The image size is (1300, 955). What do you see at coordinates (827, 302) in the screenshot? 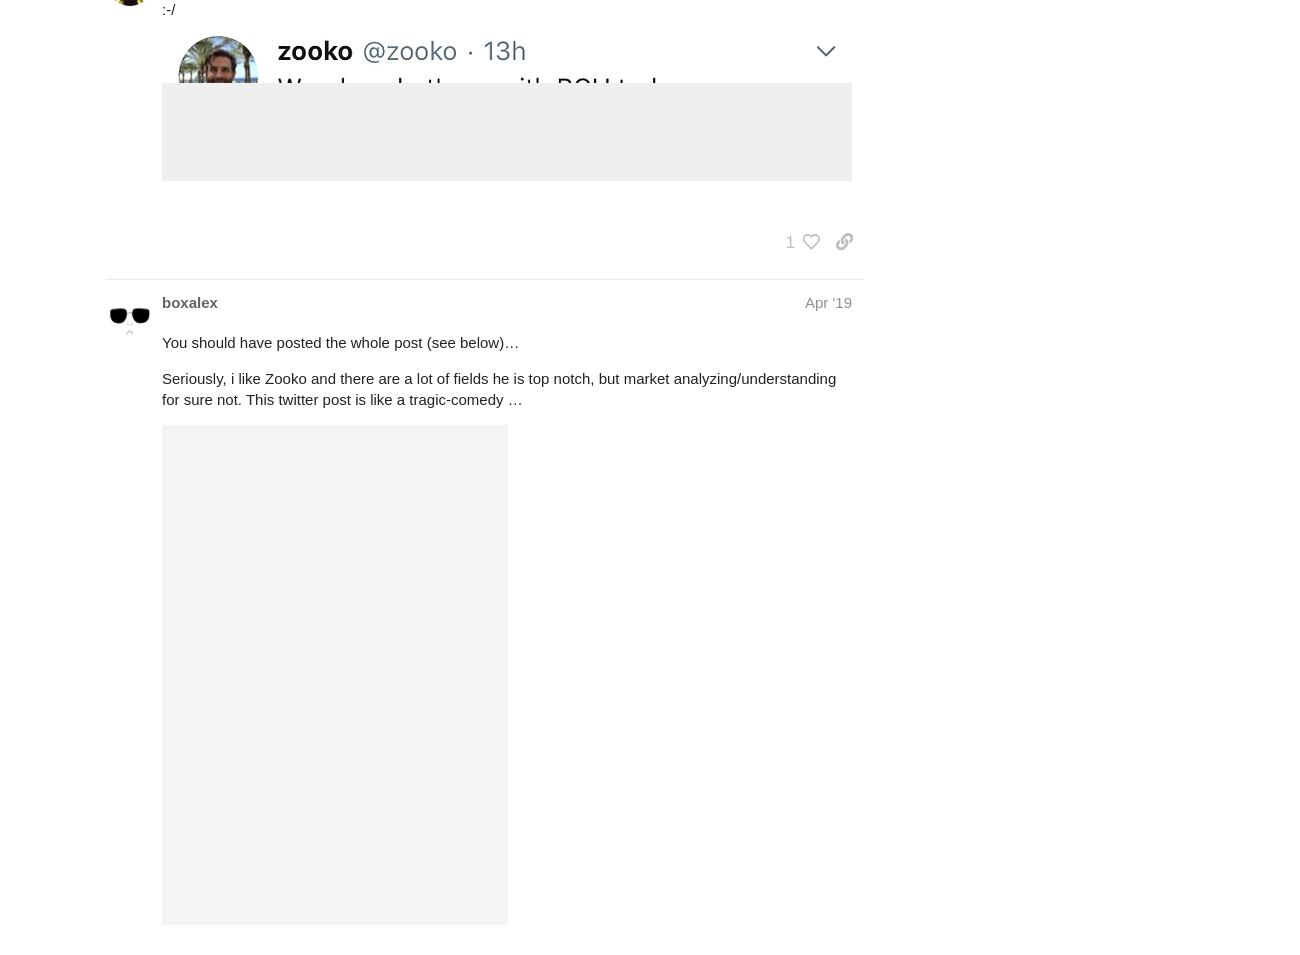
I see `'Apr '19'` at bounding box center [827, 302].